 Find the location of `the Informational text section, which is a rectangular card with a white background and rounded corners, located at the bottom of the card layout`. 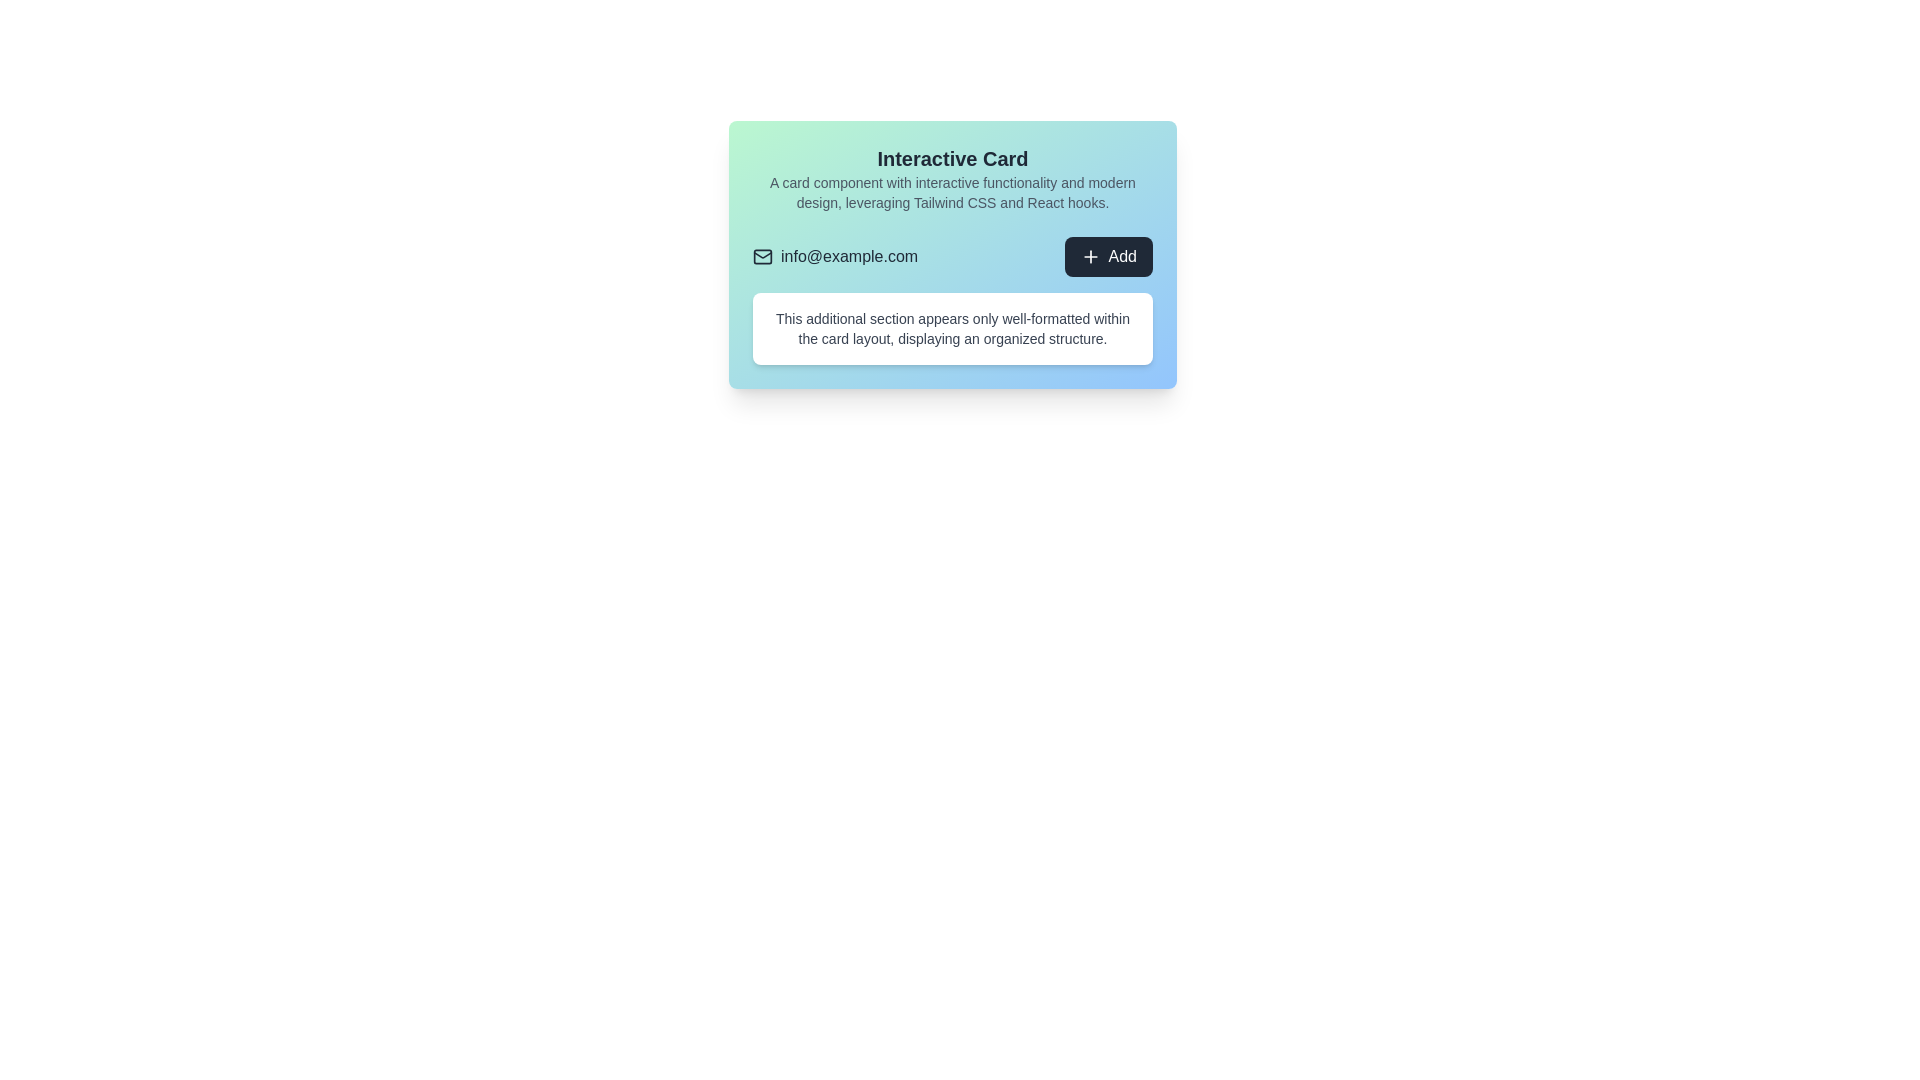

the Informational text section, which is a rectangular card with a white background and rounded corners, located at the bottom of the card layout is located at coordinates (952, 327).